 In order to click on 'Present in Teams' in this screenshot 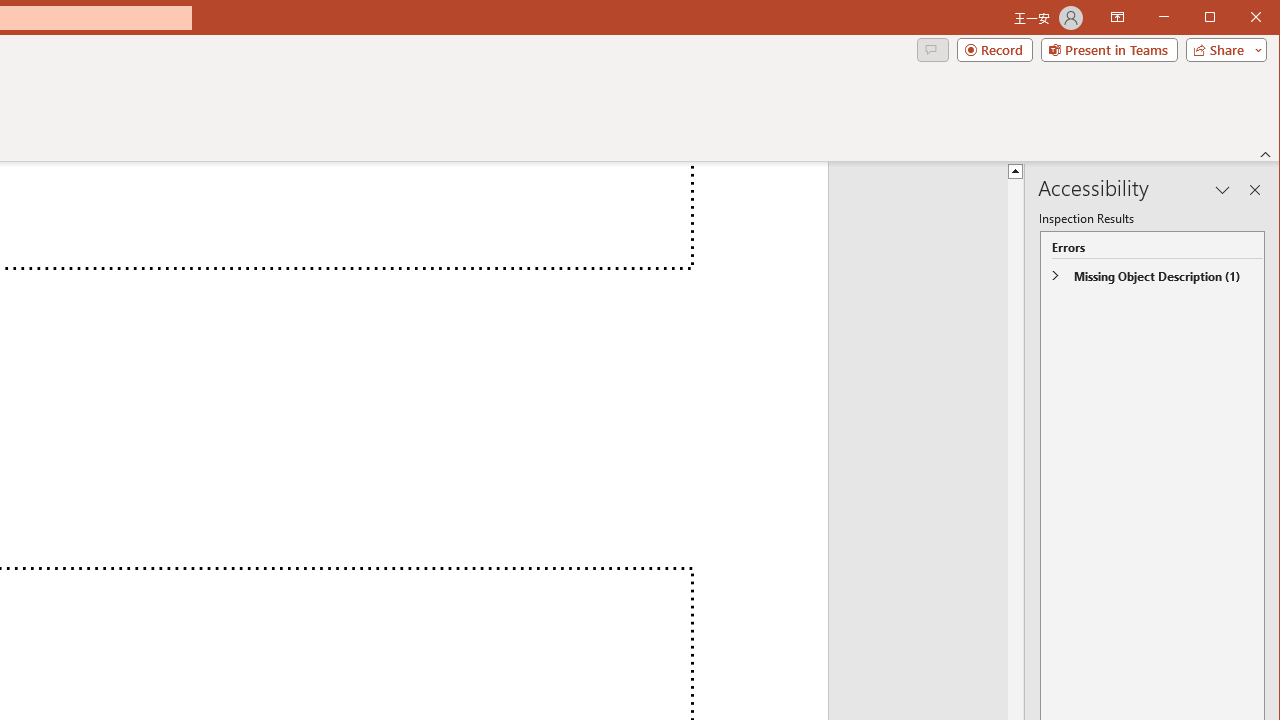, I will do `click(1108, 49)`.